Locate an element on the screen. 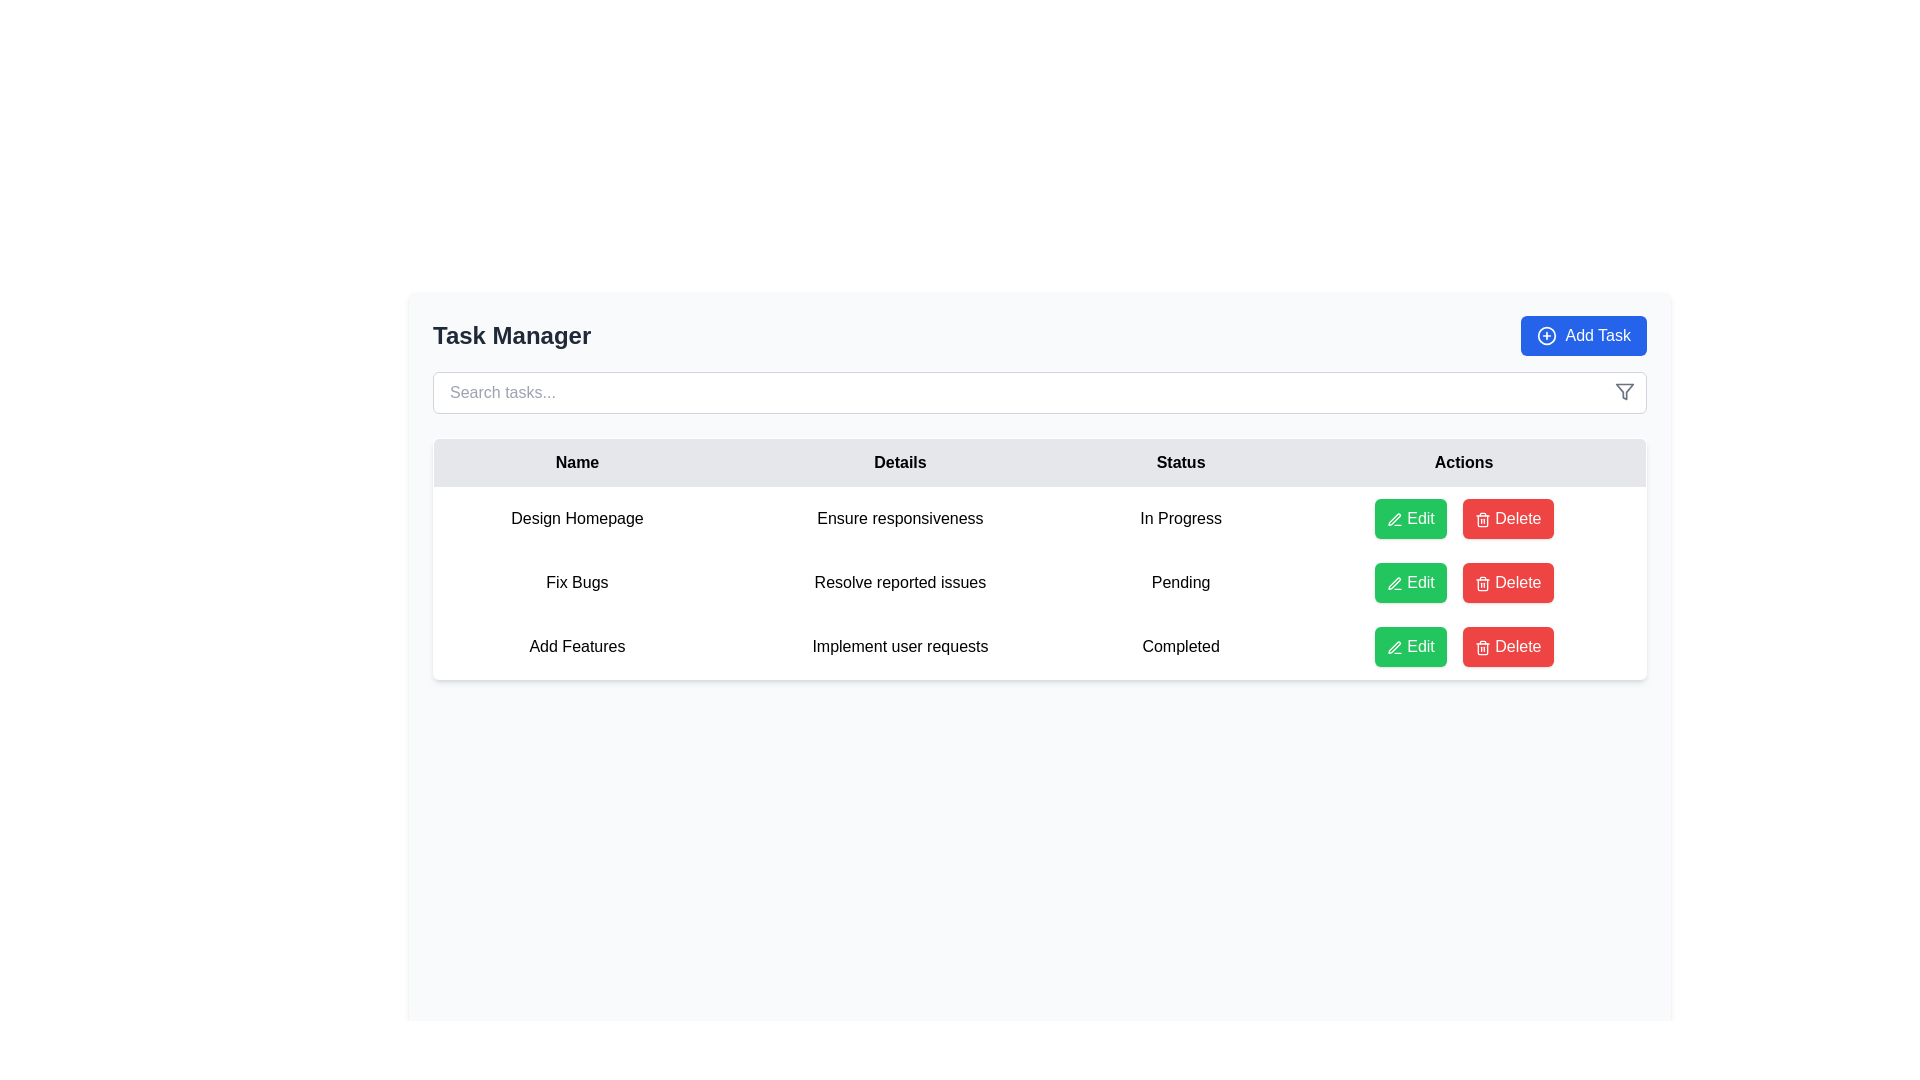  the delete button located on the rightmost side of a row within the table's 'Actions' column, next to the green 'Edit' button is located at coordinates (1508, 518).